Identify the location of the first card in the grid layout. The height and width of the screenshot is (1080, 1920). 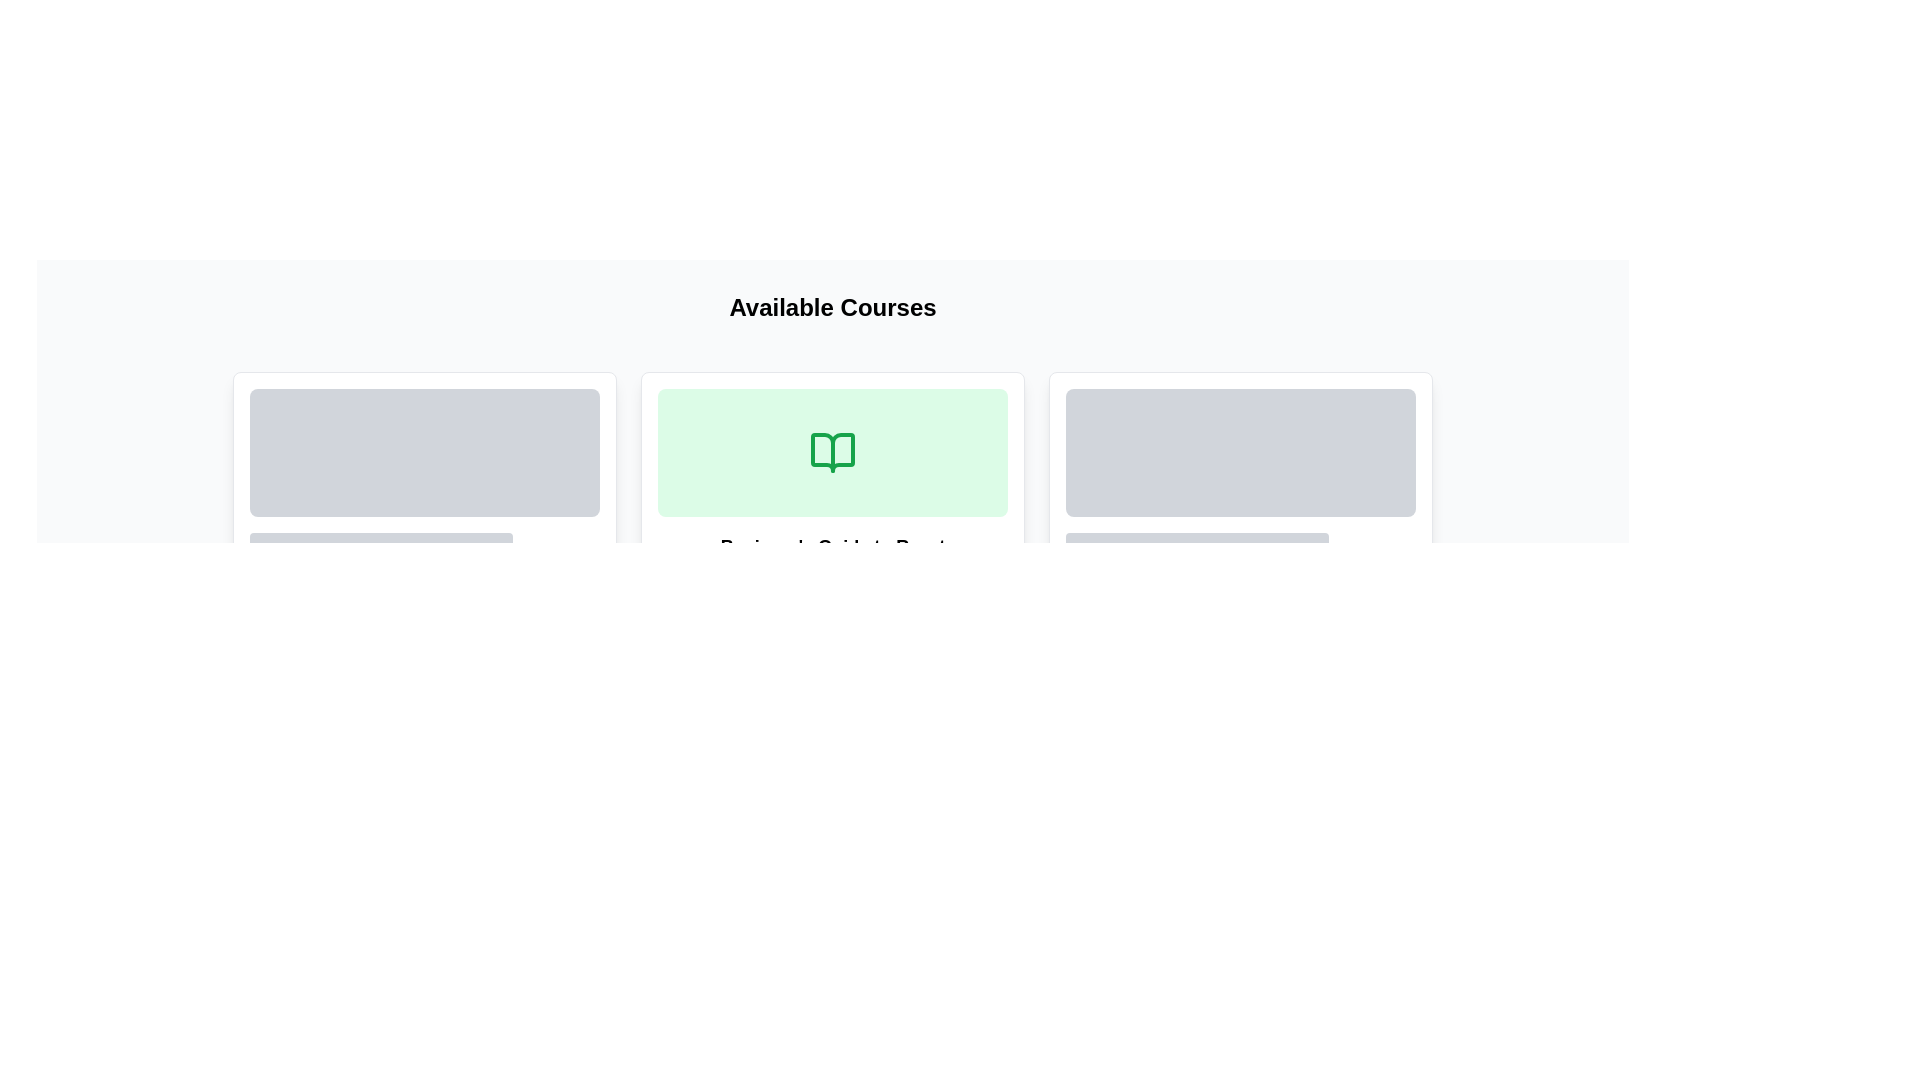
(424, 514).